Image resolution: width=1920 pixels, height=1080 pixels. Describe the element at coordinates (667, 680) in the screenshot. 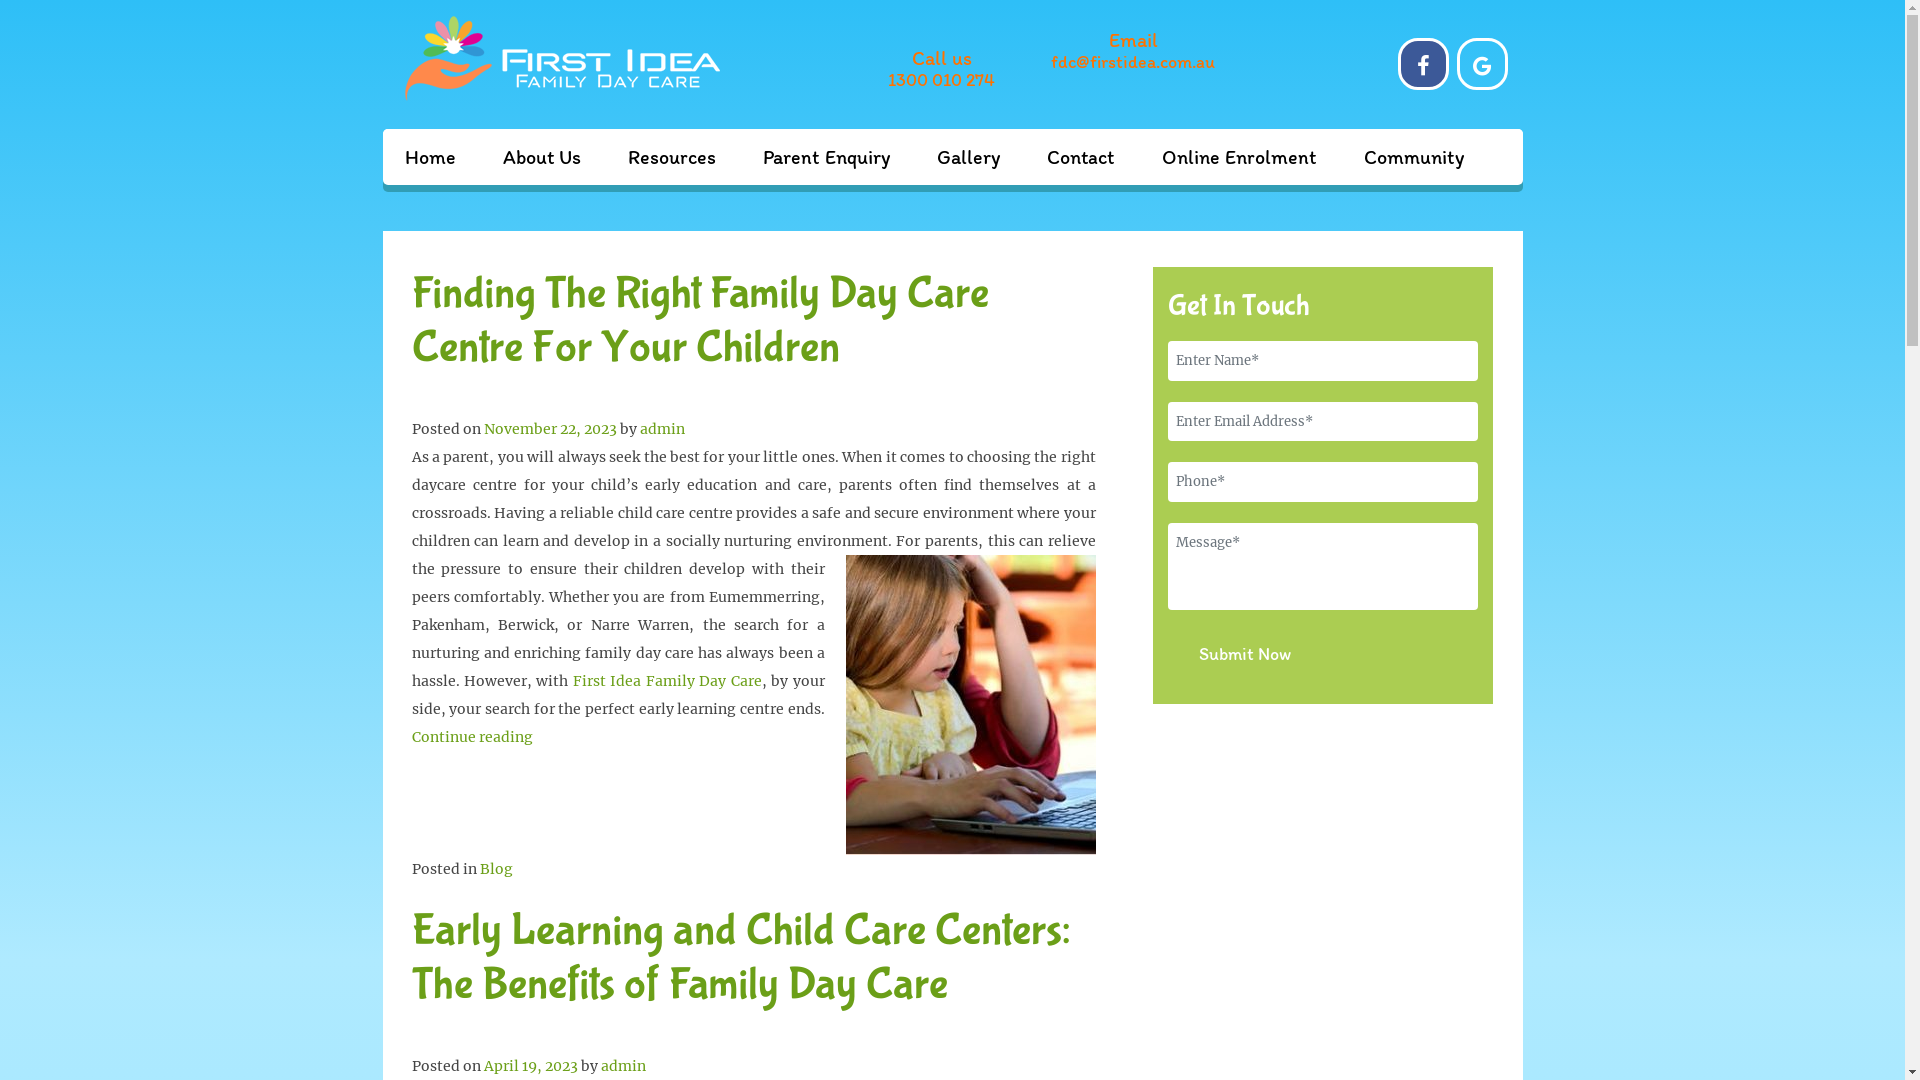

I see `'First Idea Family Day Care'` at that location.